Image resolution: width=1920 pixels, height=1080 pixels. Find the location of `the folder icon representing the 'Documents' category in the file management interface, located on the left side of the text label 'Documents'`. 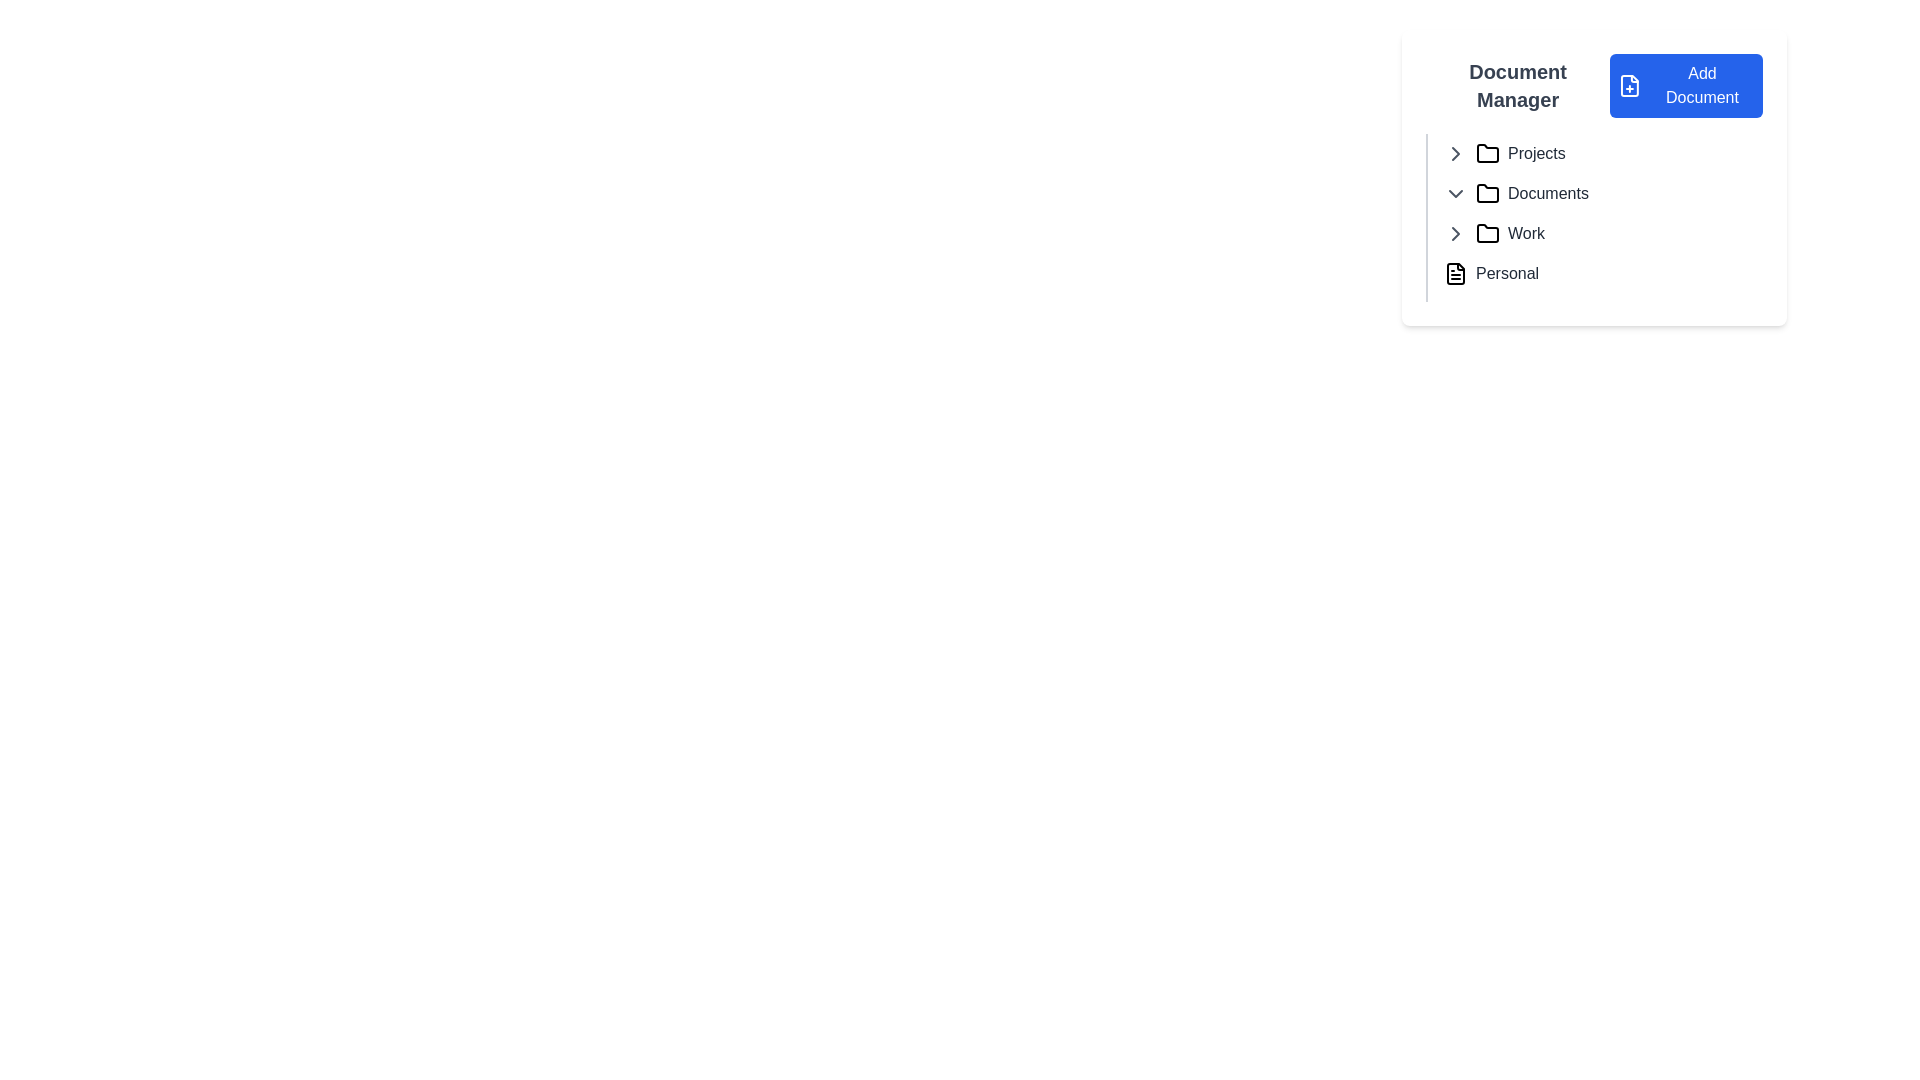

the folder icon representing the 'Documents' category in the file management interface, located on the left side of the text label 'Documents' is located at coordinates (1488, 193).